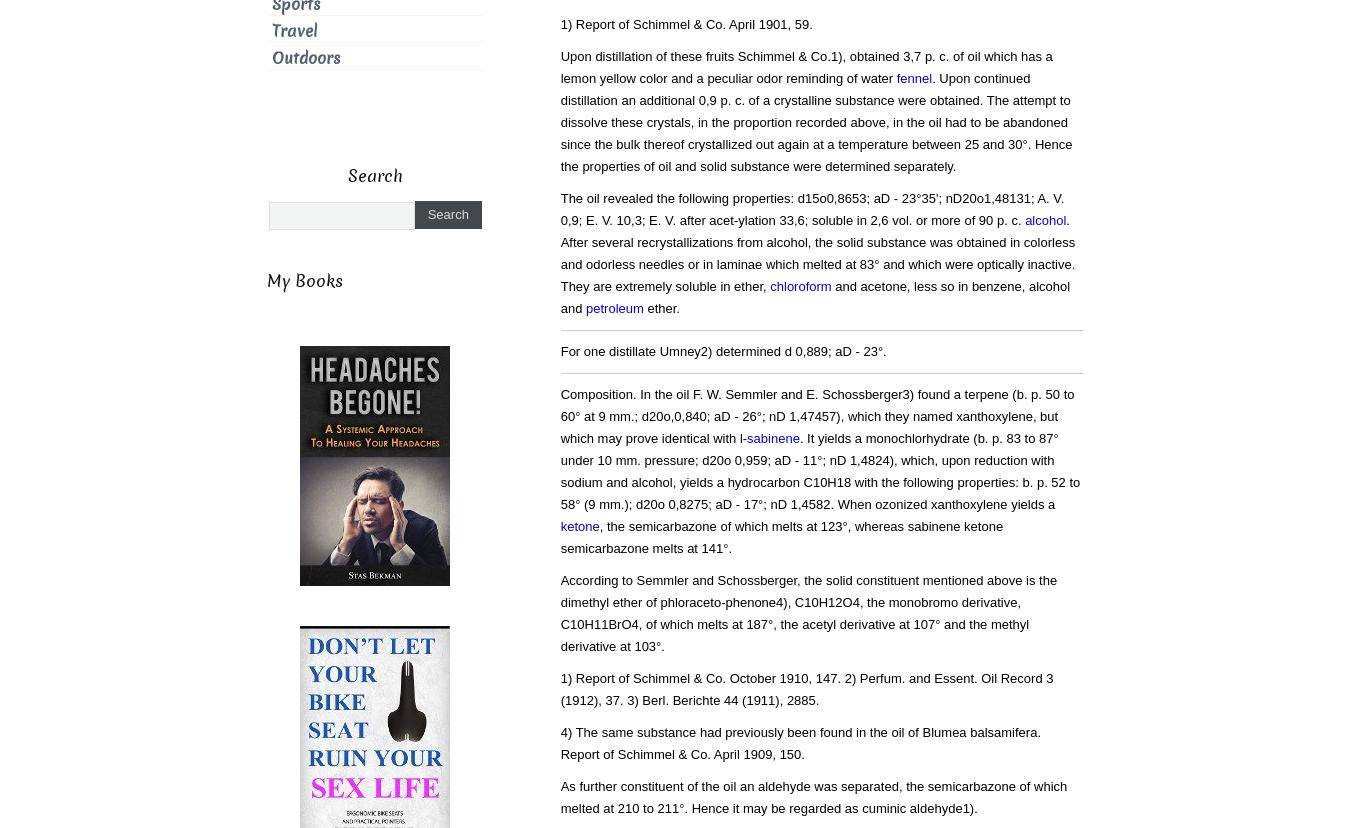  I want to click on 'sabinene', so click(747, 438).